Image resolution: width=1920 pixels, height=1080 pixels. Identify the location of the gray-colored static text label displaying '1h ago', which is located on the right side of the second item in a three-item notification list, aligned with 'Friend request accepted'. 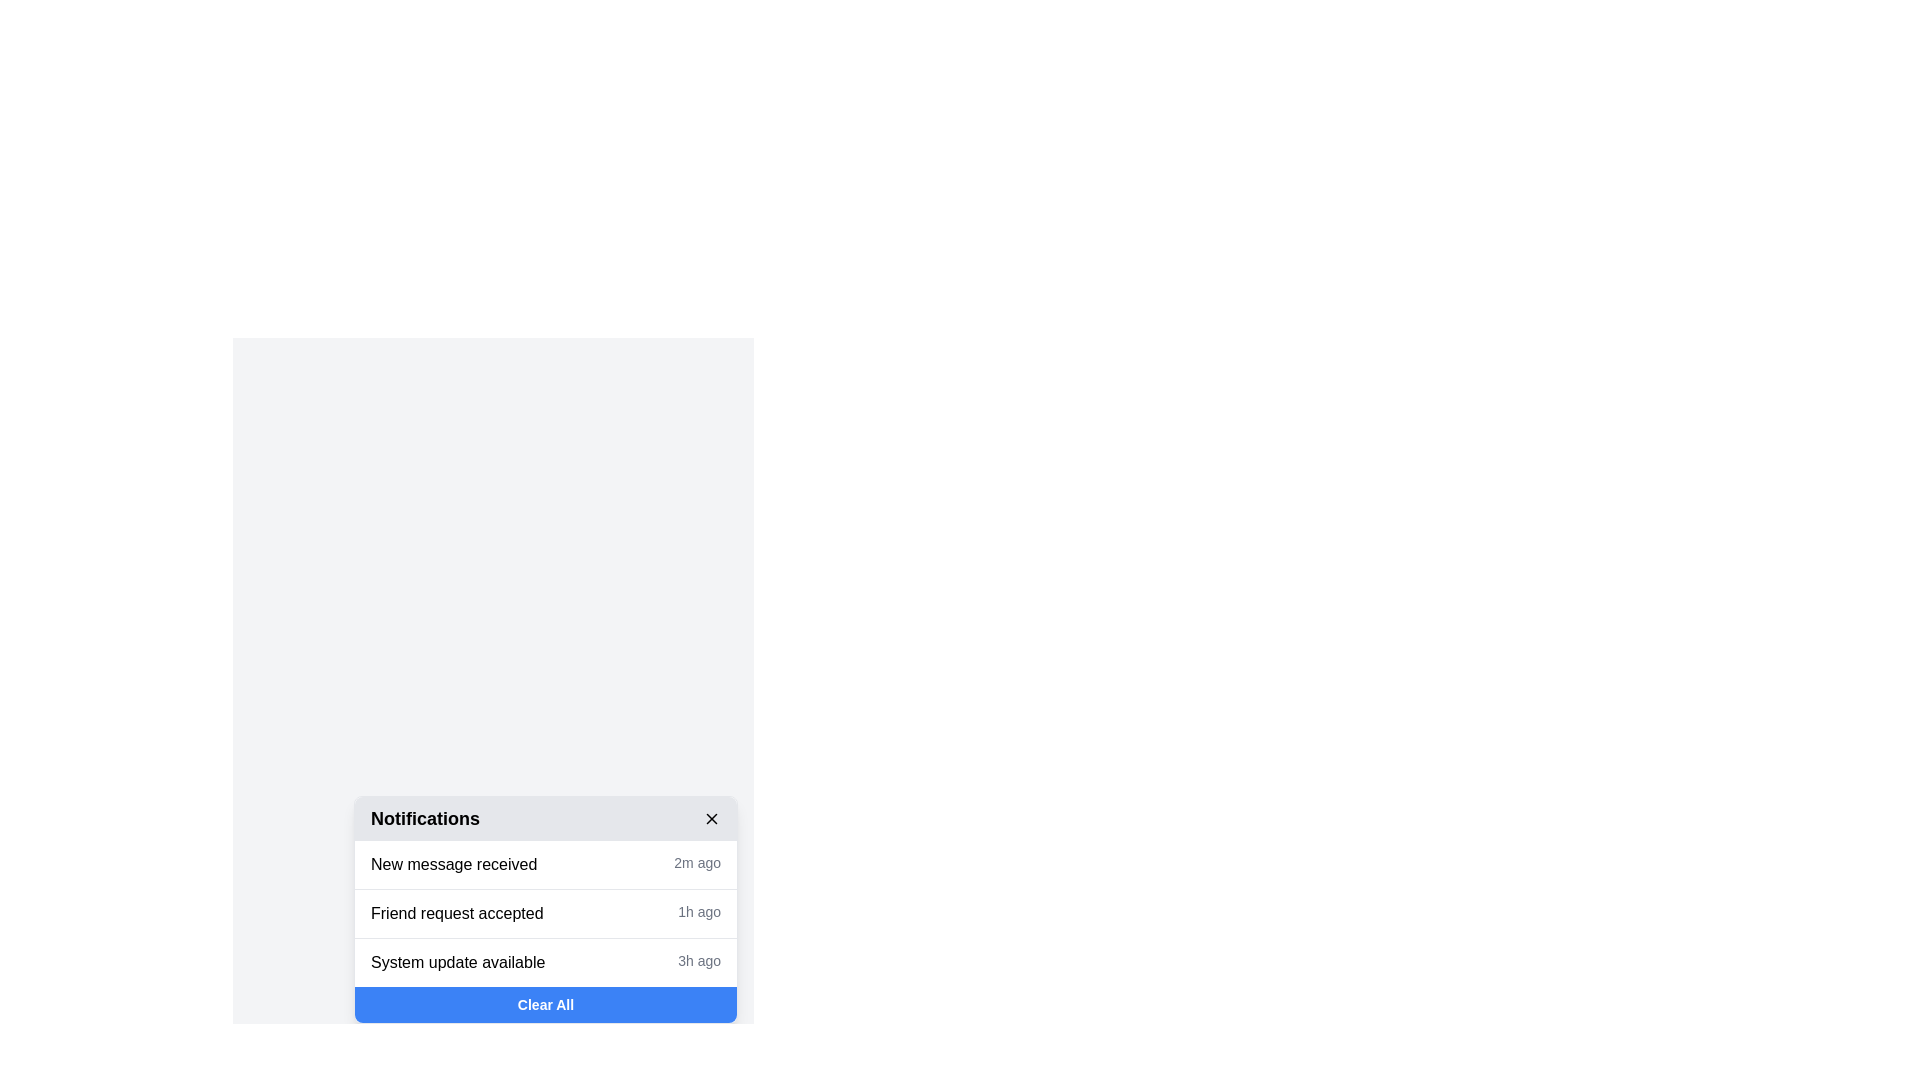
(699, 914).